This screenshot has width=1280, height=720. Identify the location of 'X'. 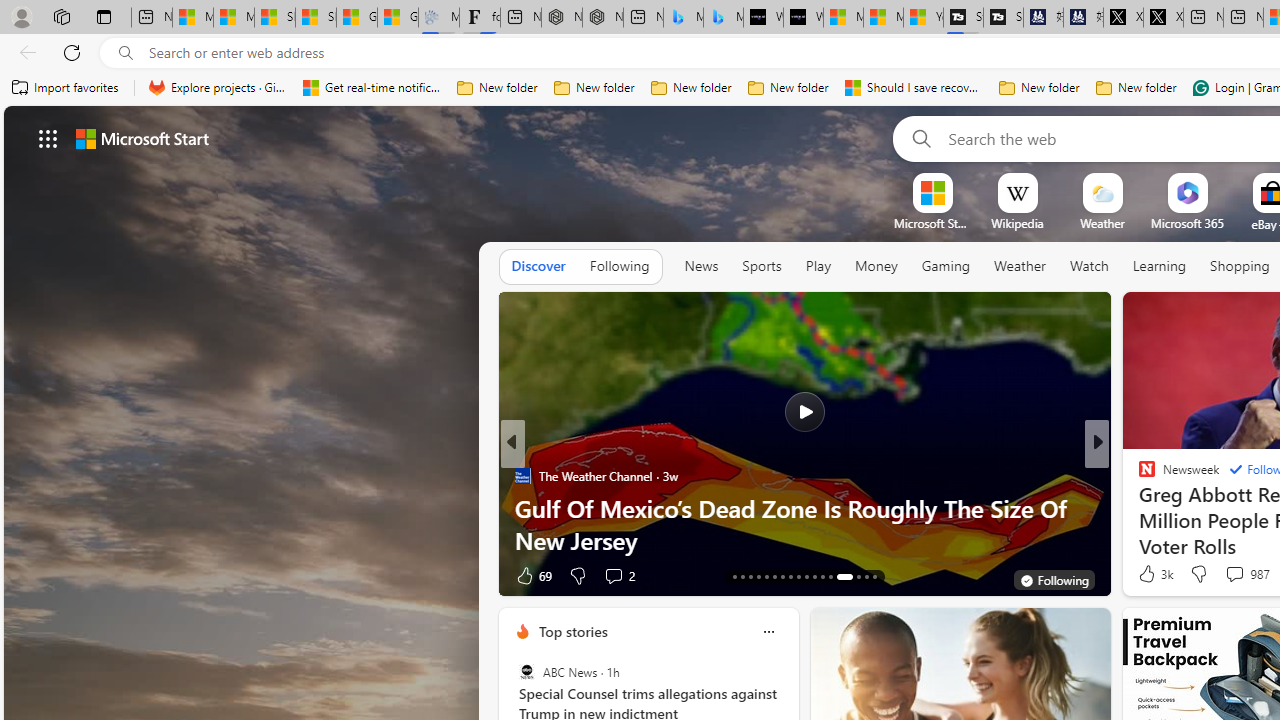
(1163, 17).